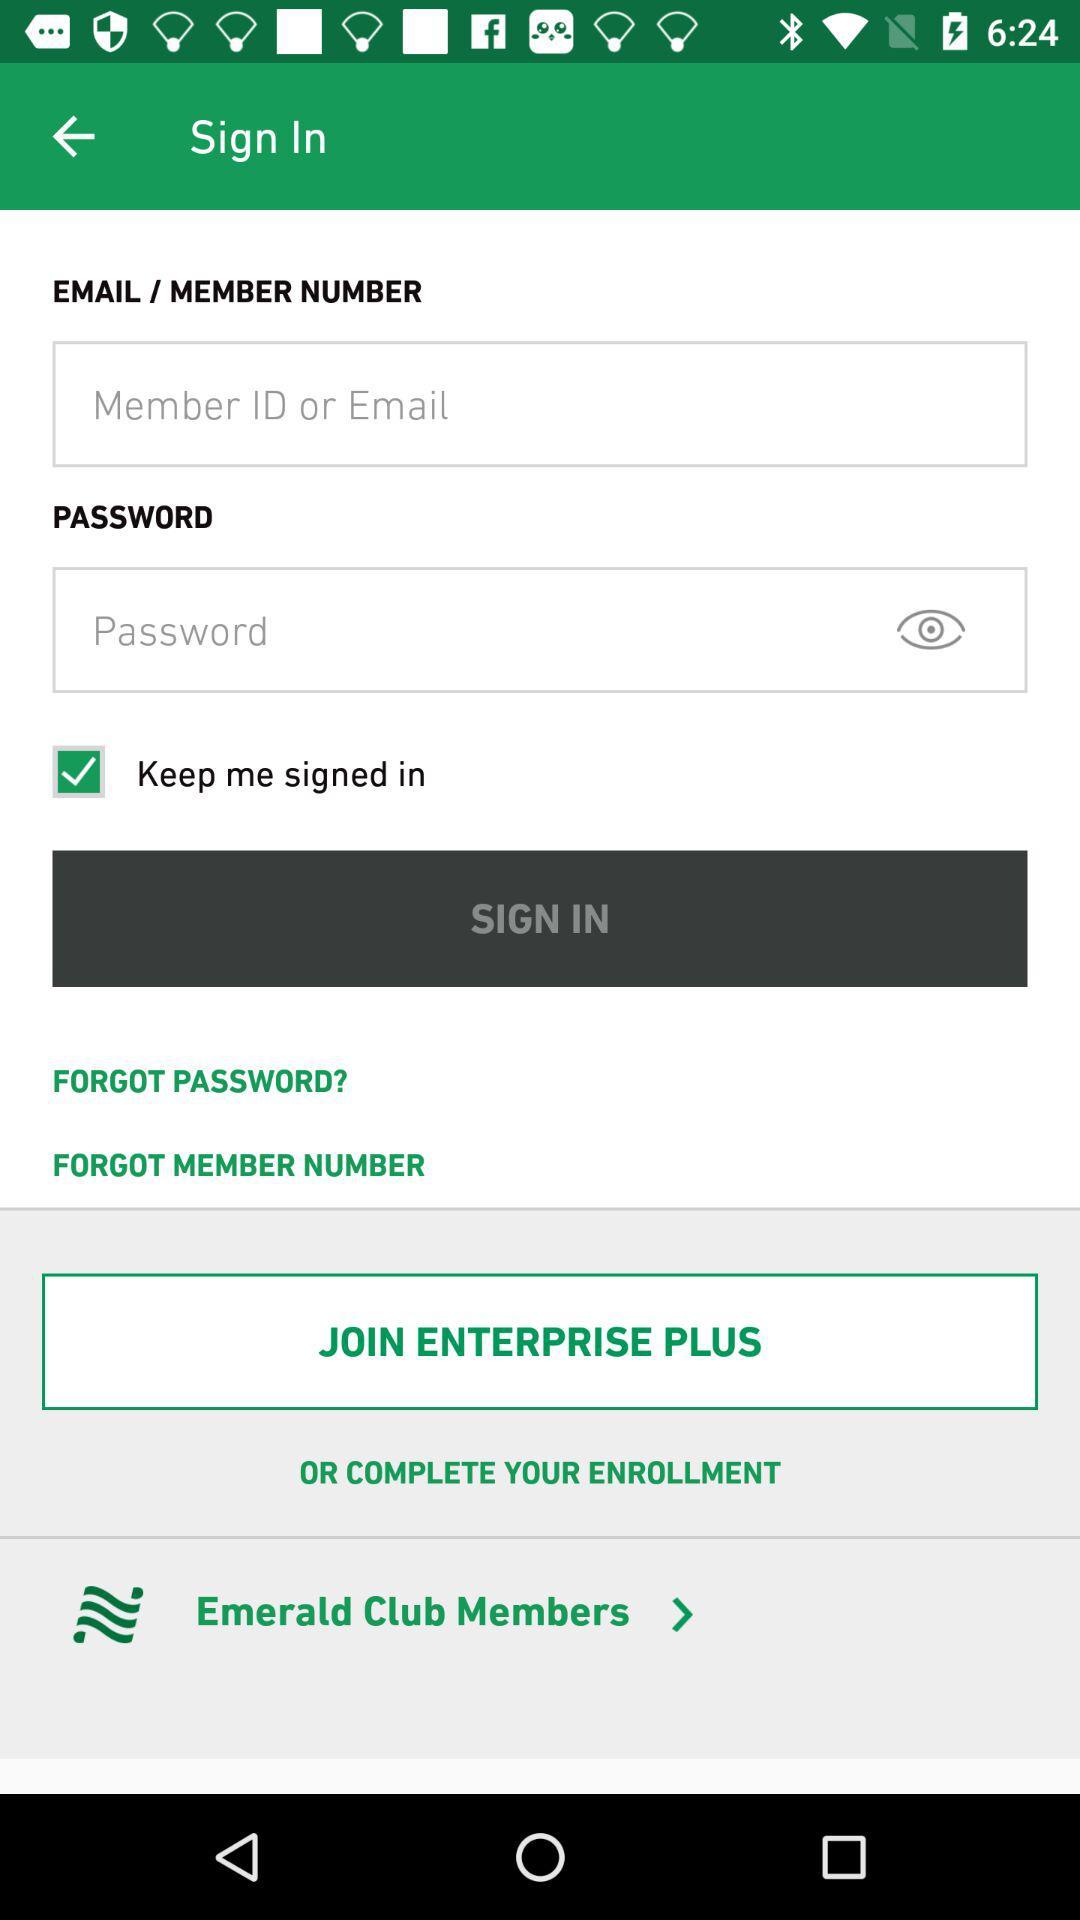  What do you see at coordinates (931, 628) in the screenshot?
I see `icon above the sign in` at bounding box center [931, 628].